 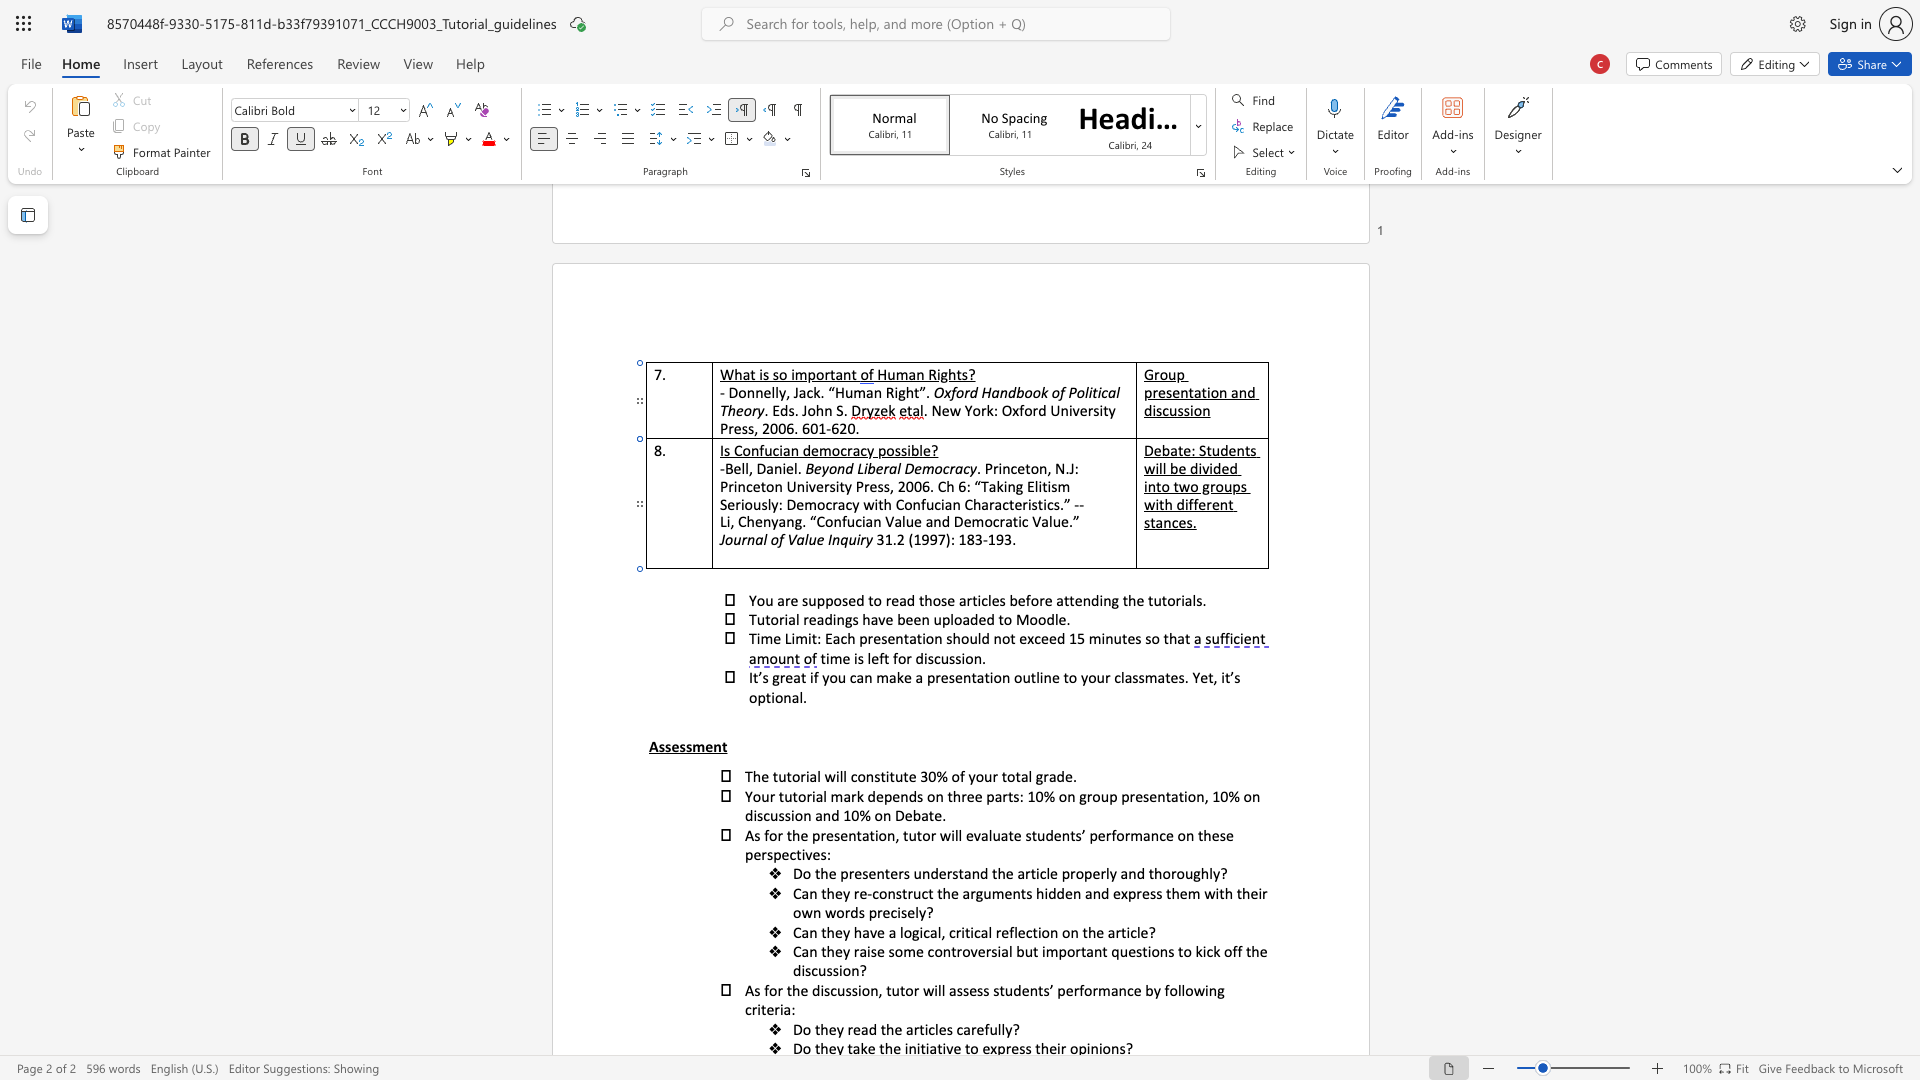 I want to click on the 6th character "r" in the text, so click(x=1088, y=795).